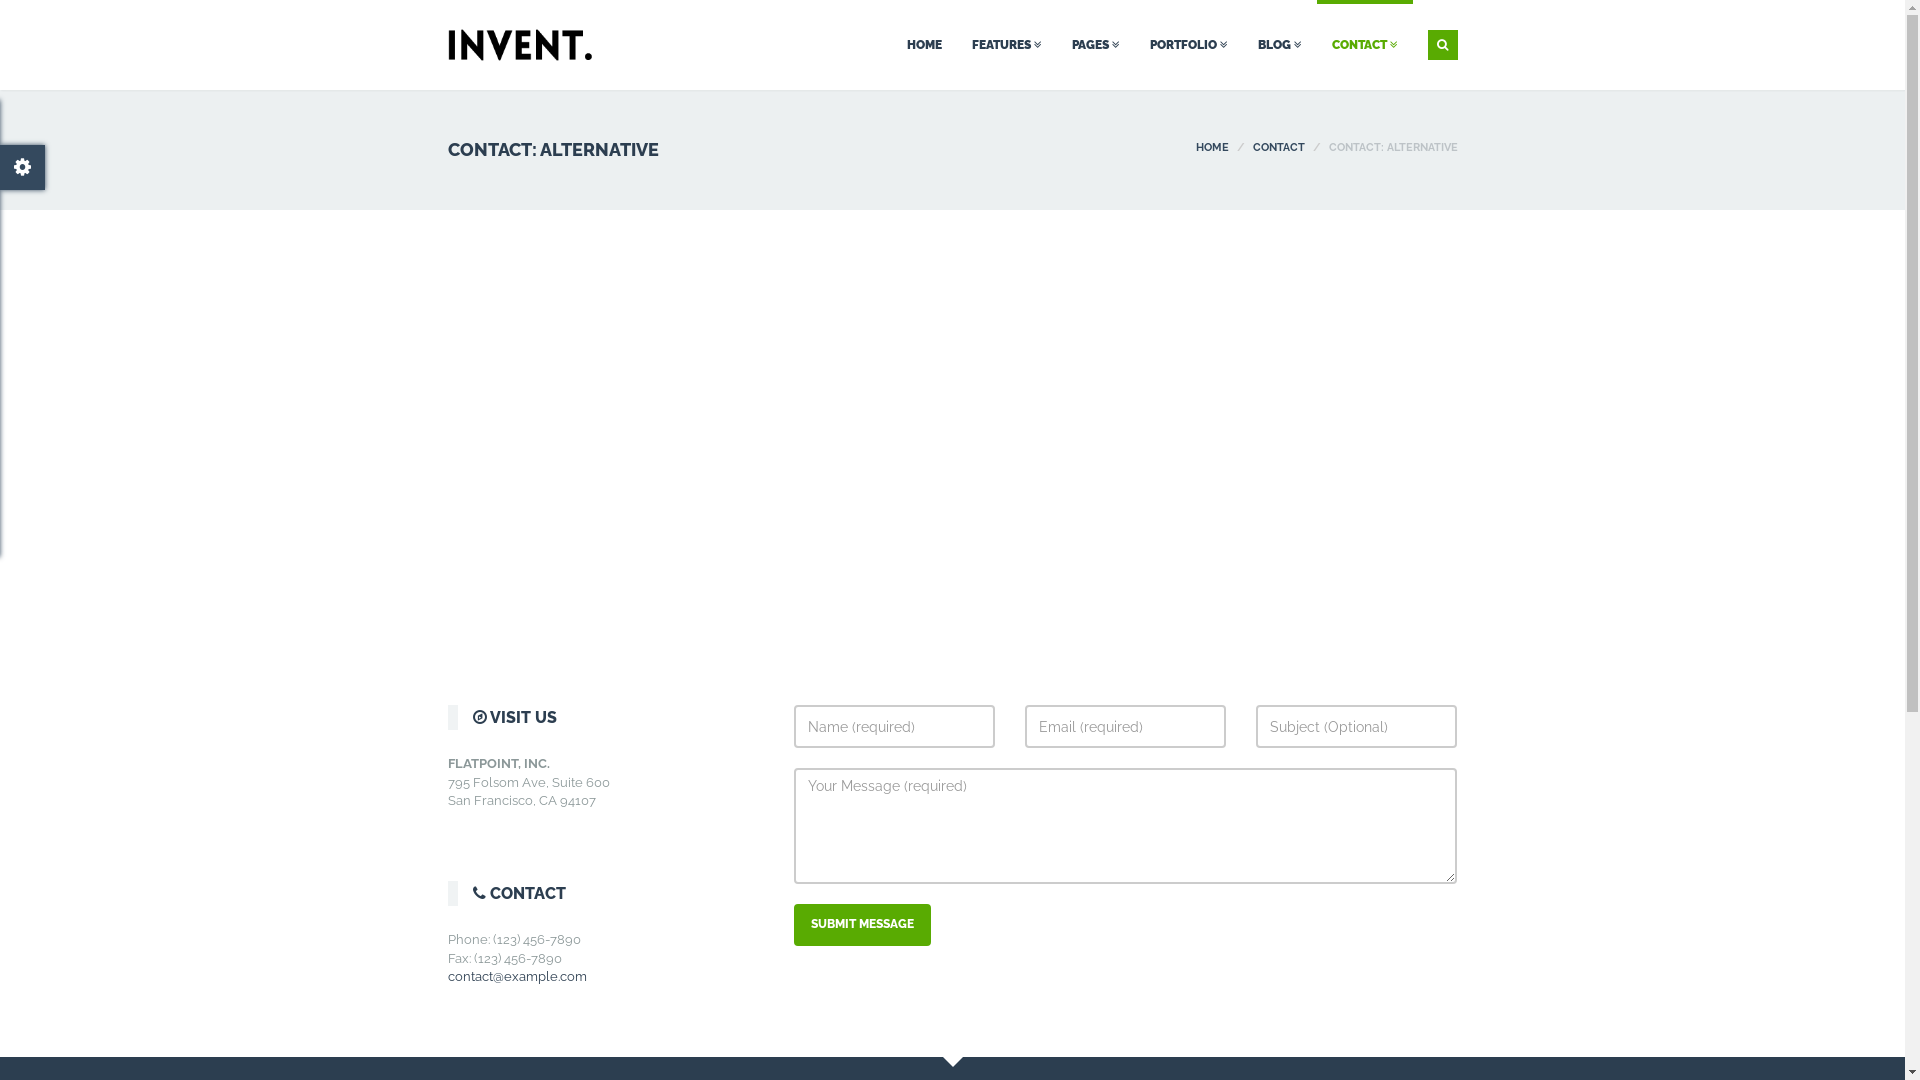  Describe the element at coordinates (923, 45) in the screenshot. I see `'HOME'` at that location.